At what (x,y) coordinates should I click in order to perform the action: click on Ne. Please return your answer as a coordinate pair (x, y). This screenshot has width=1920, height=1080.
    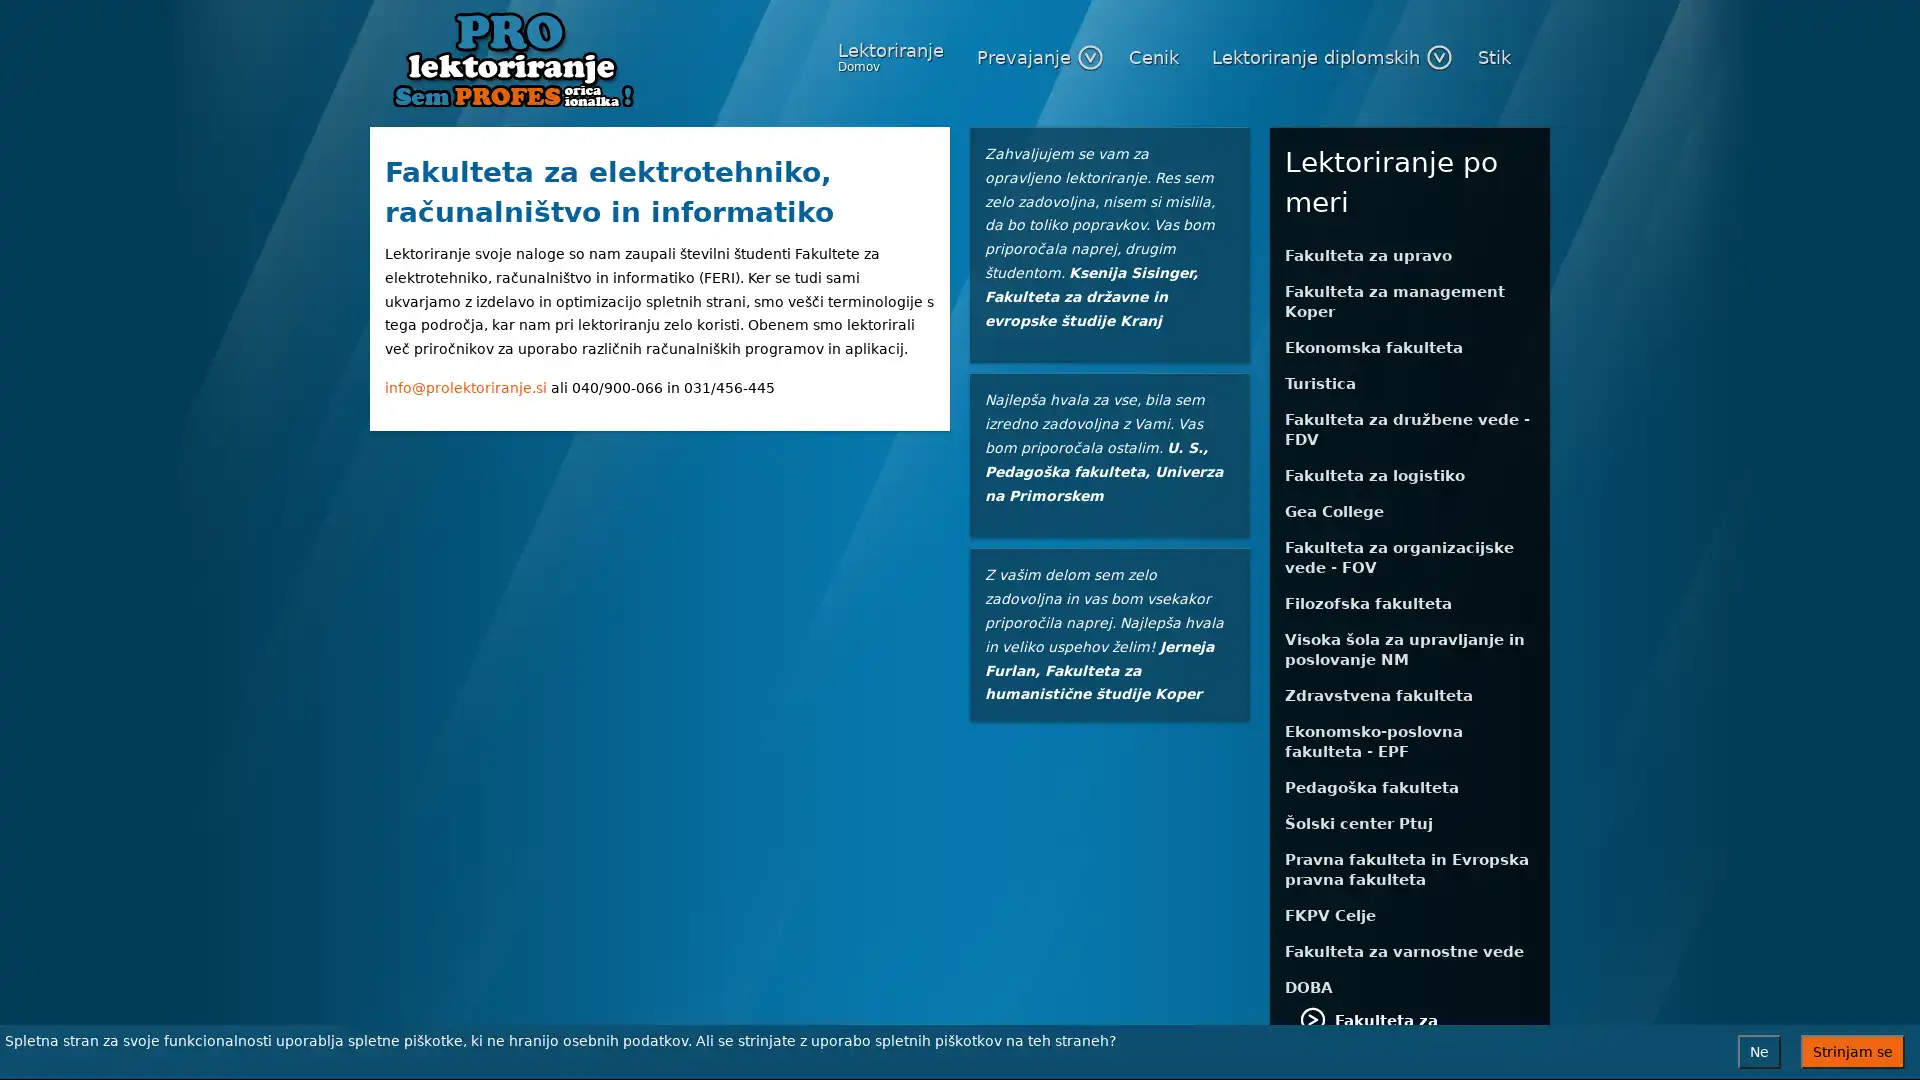
    Looking at the image, I should click on (1758, 1051).